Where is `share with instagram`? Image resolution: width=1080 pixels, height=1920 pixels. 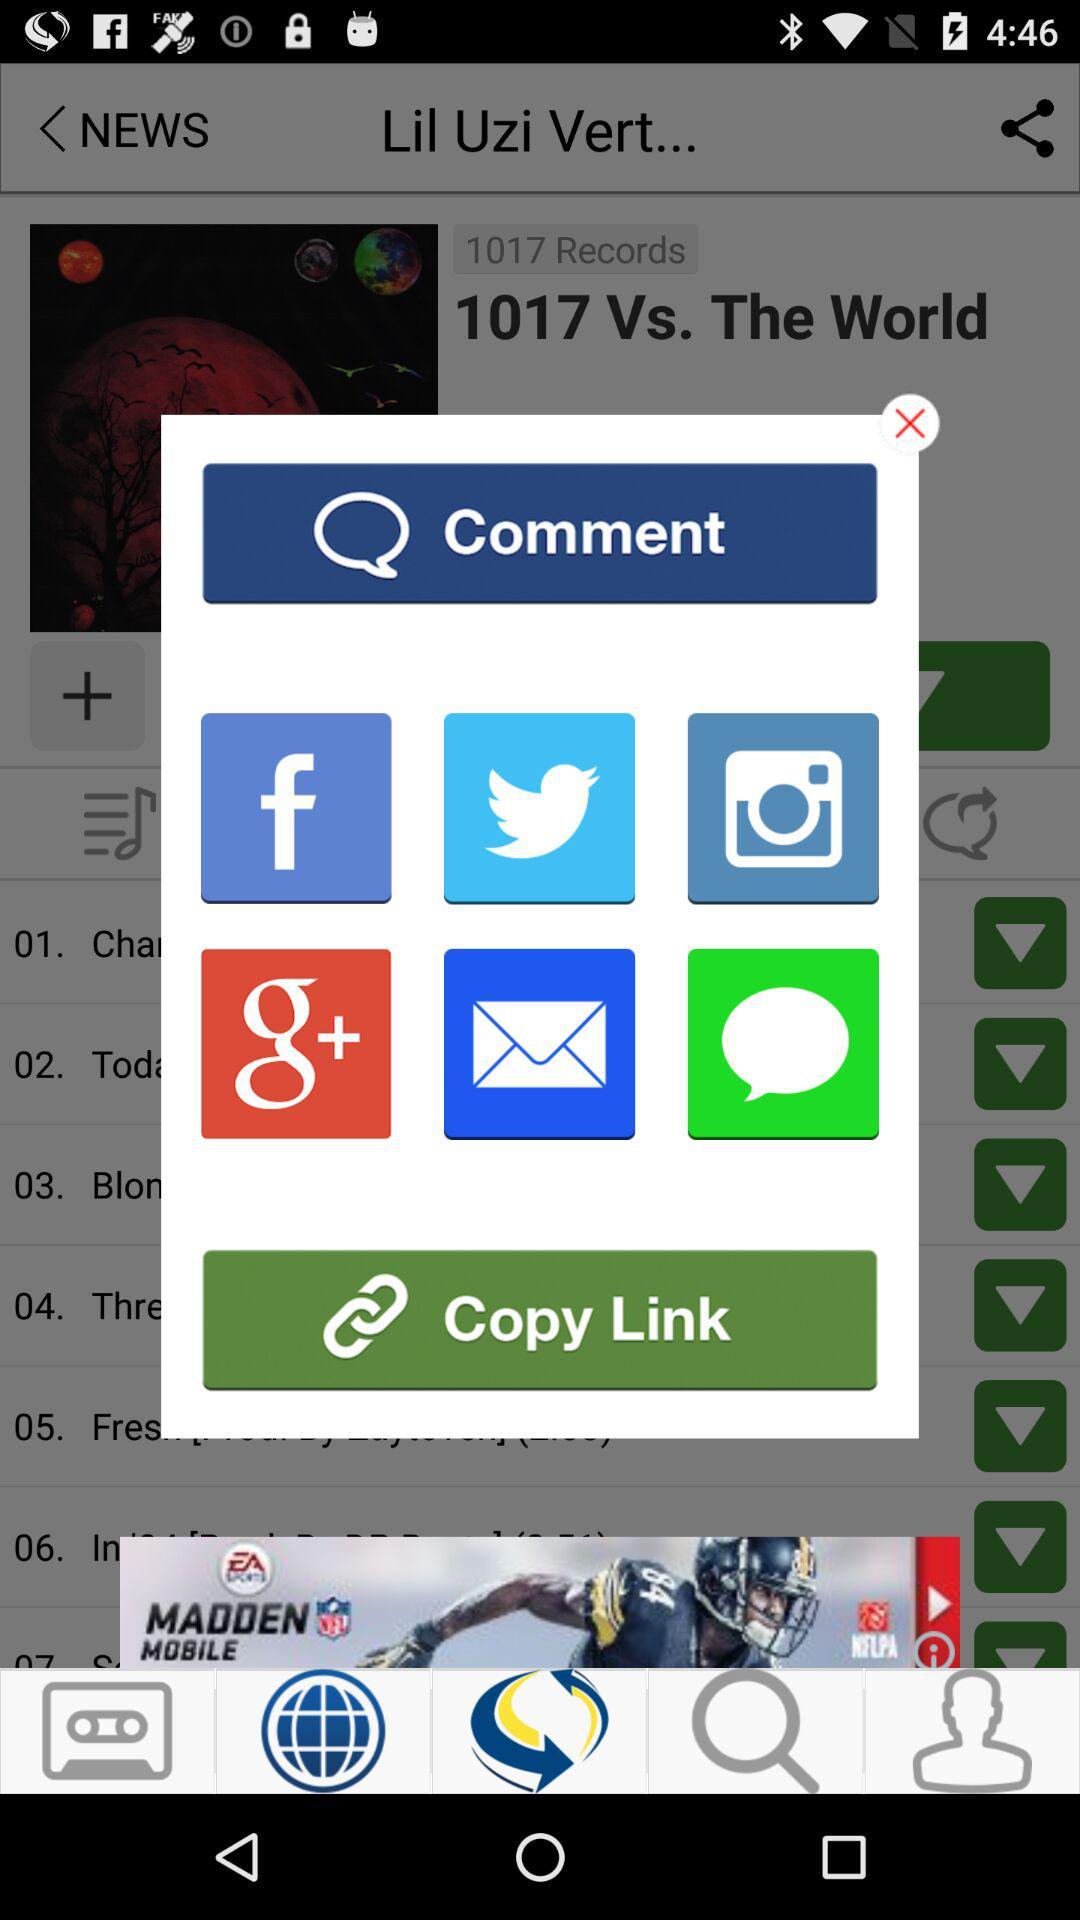
share with instagram is located at coordinates (782, 808).